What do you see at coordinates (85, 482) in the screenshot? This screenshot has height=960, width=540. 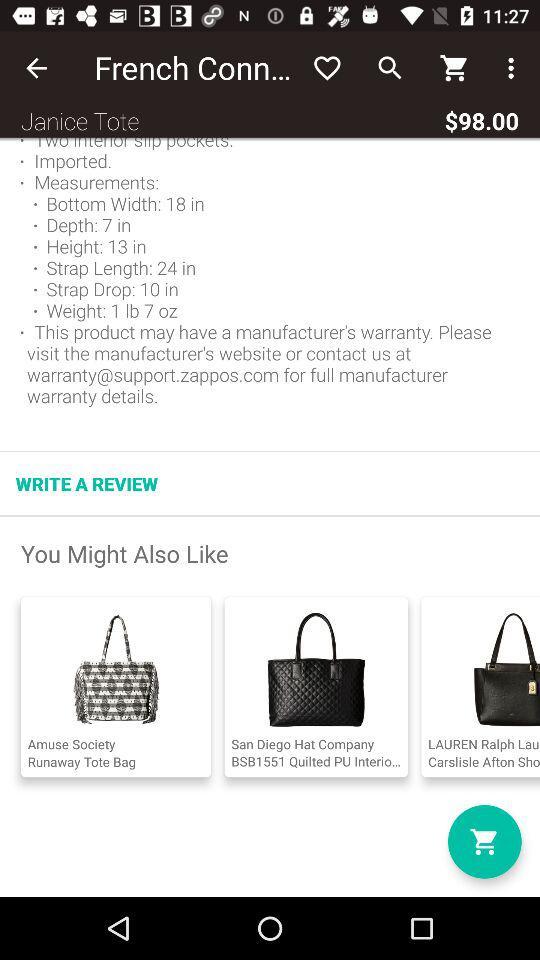 I see `the write a review` at bounding box center [85, 482].